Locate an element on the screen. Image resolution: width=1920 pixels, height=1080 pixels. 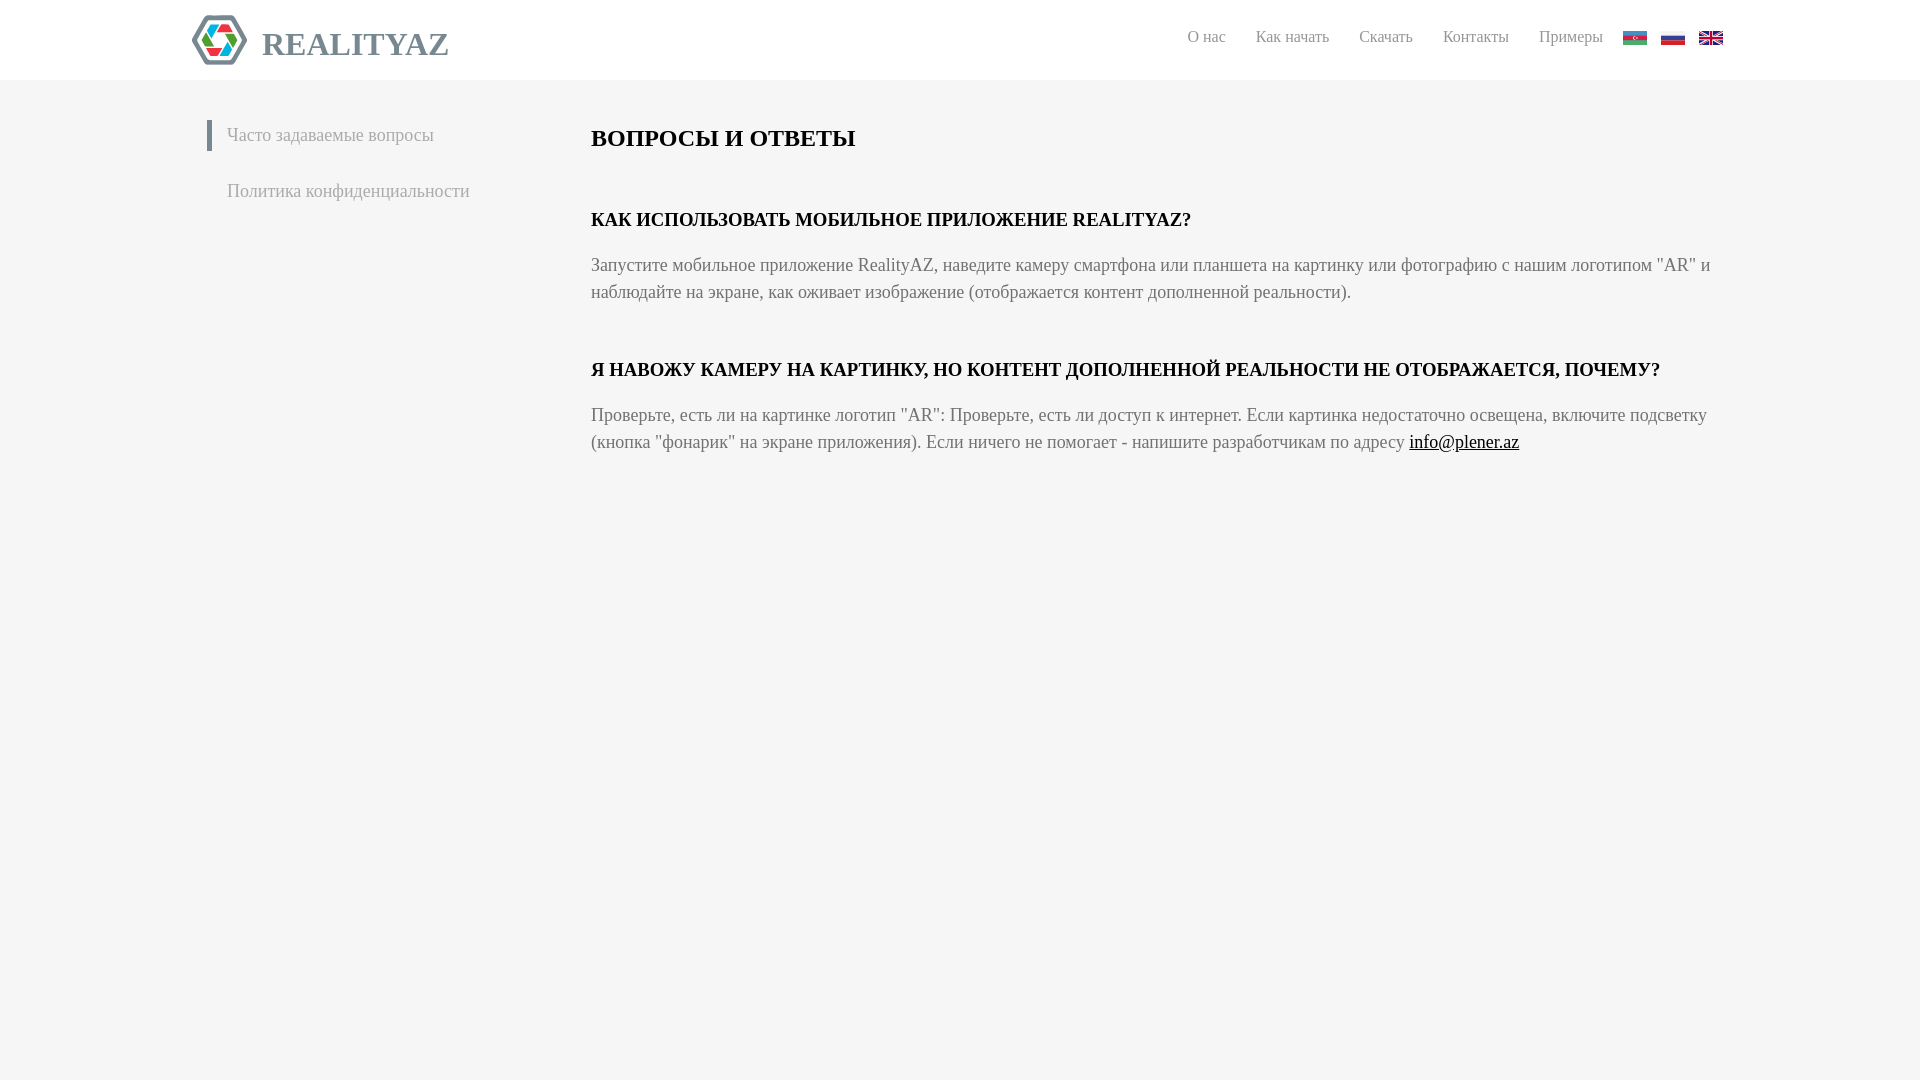
'English (UK)' is located at coordinates (1709, 38).